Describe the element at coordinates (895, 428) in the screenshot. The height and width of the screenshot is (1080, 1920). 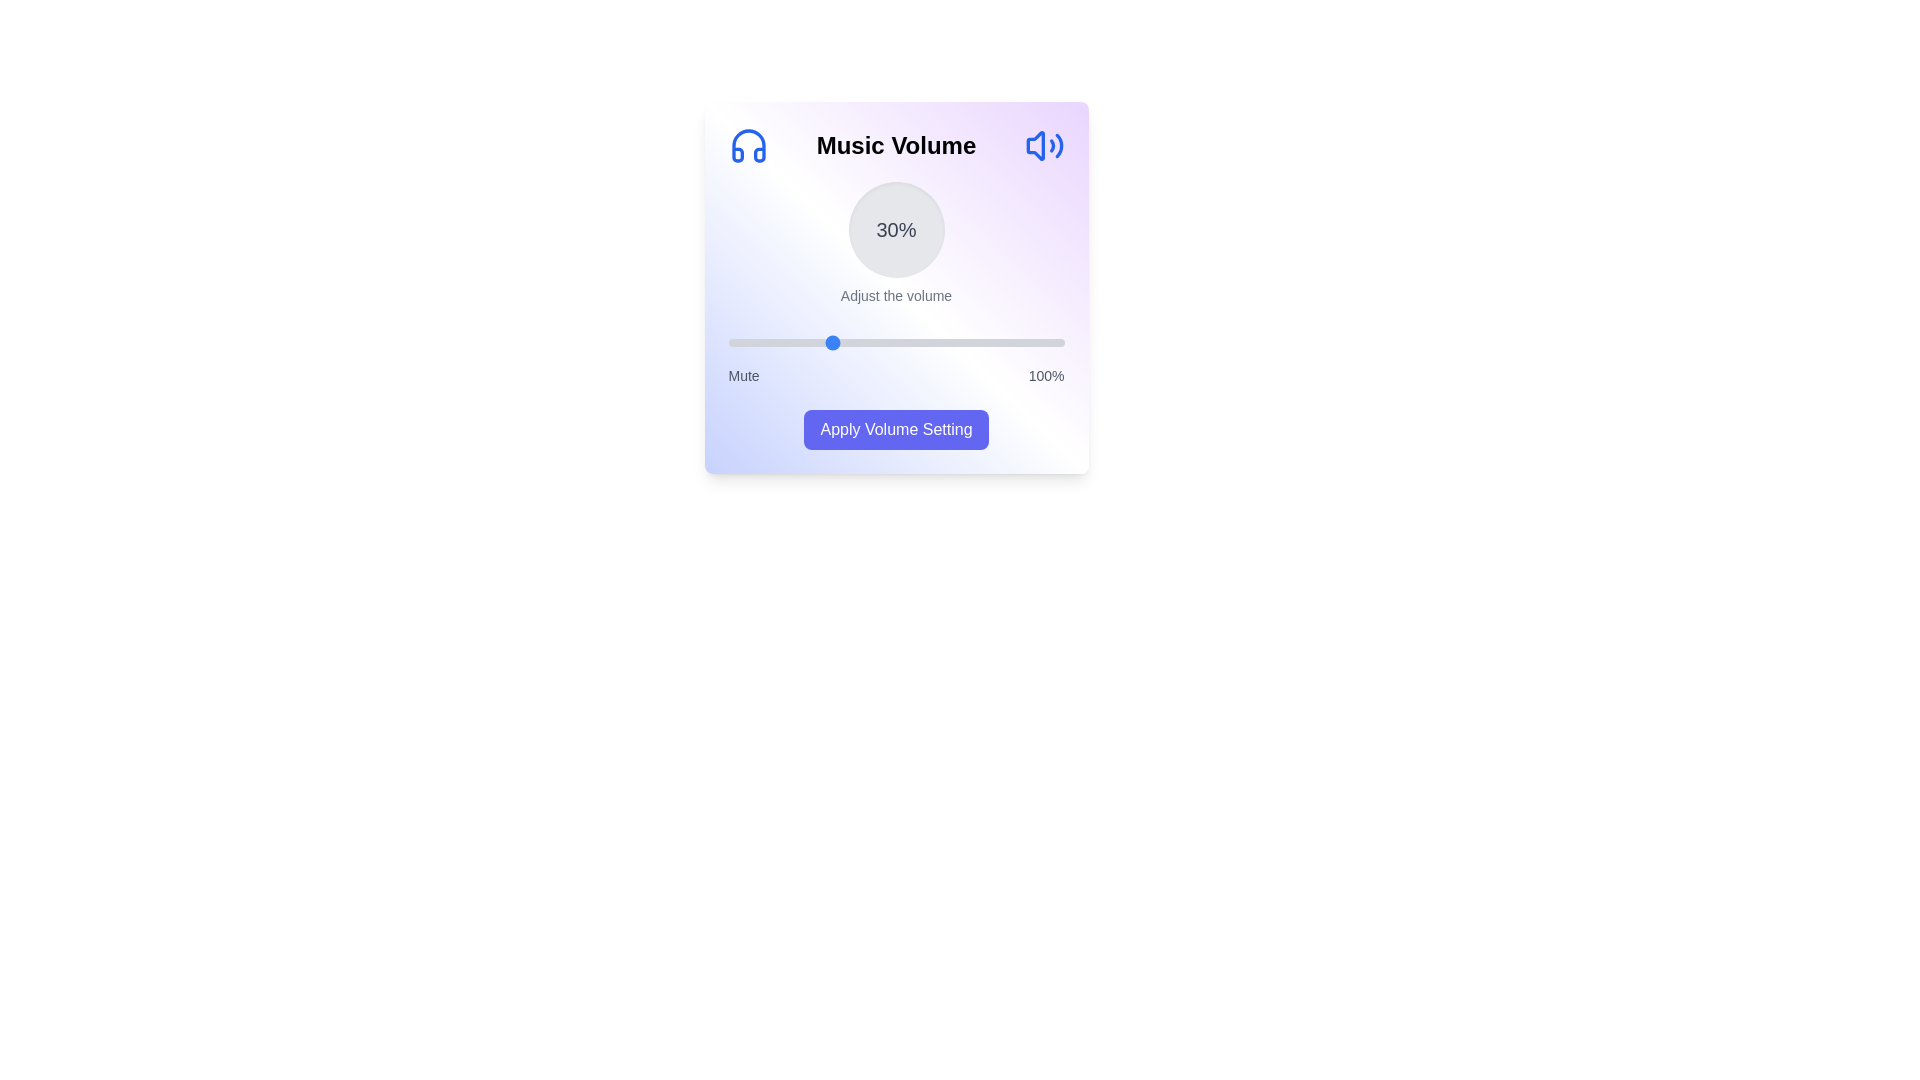
I see `the 'Apply Volume Setting' button` at that location.